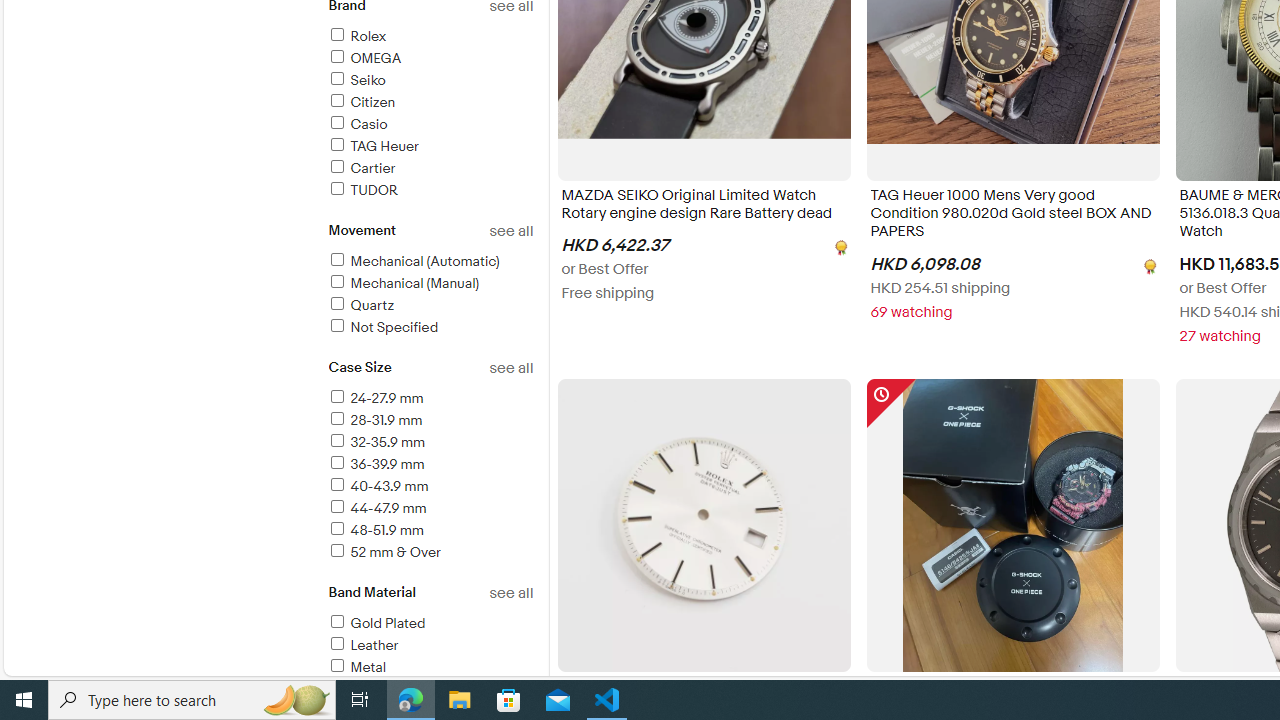  What do you see at coordinates (429, 487) in the screenshot?
I see `'40-43.9 mm'` at bounding box center [429, 487].